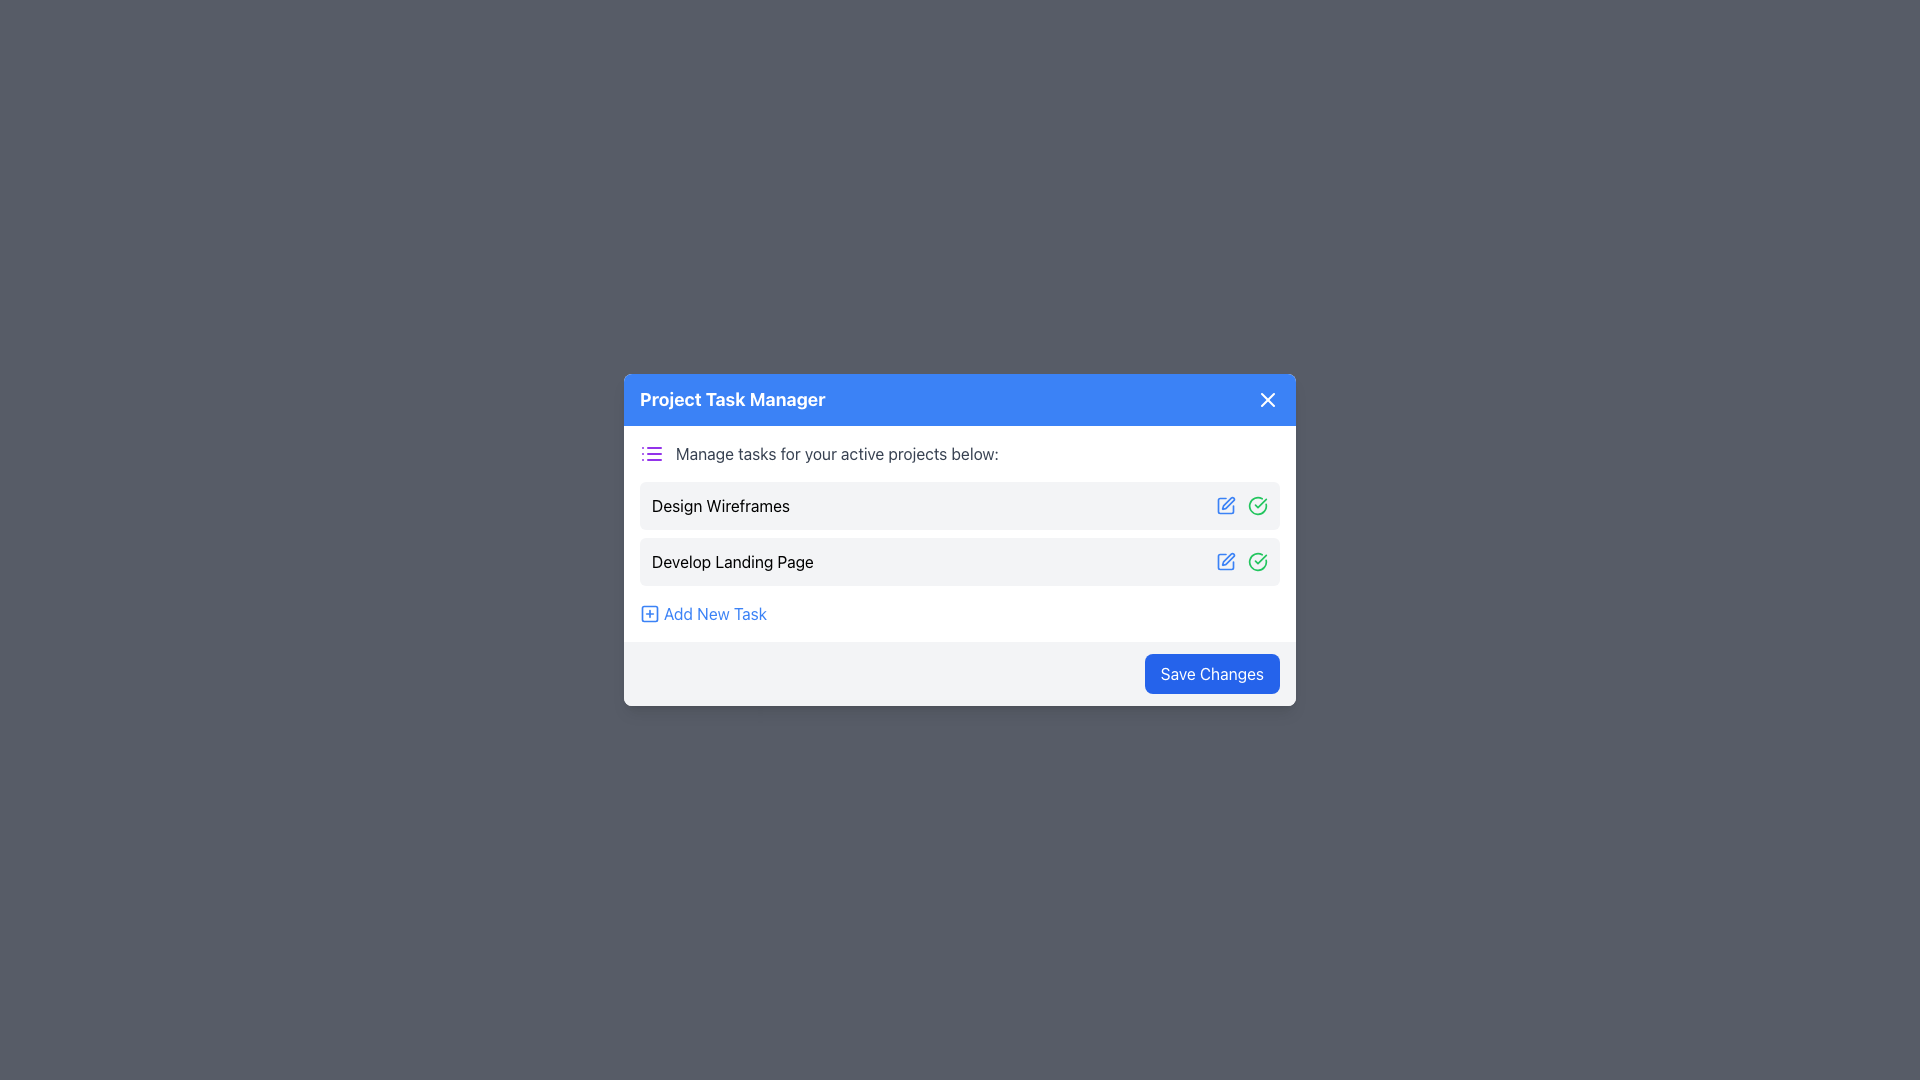 This screenshot has height=1080, width=1920. What do you see at coordinates (720, 504) in the screenshot?
I see `the Text Label that serves as a title for a specific task section in the Project Task Manager, positioned above the 'Develop Landing Page' item` at bounding box center [720, 504].